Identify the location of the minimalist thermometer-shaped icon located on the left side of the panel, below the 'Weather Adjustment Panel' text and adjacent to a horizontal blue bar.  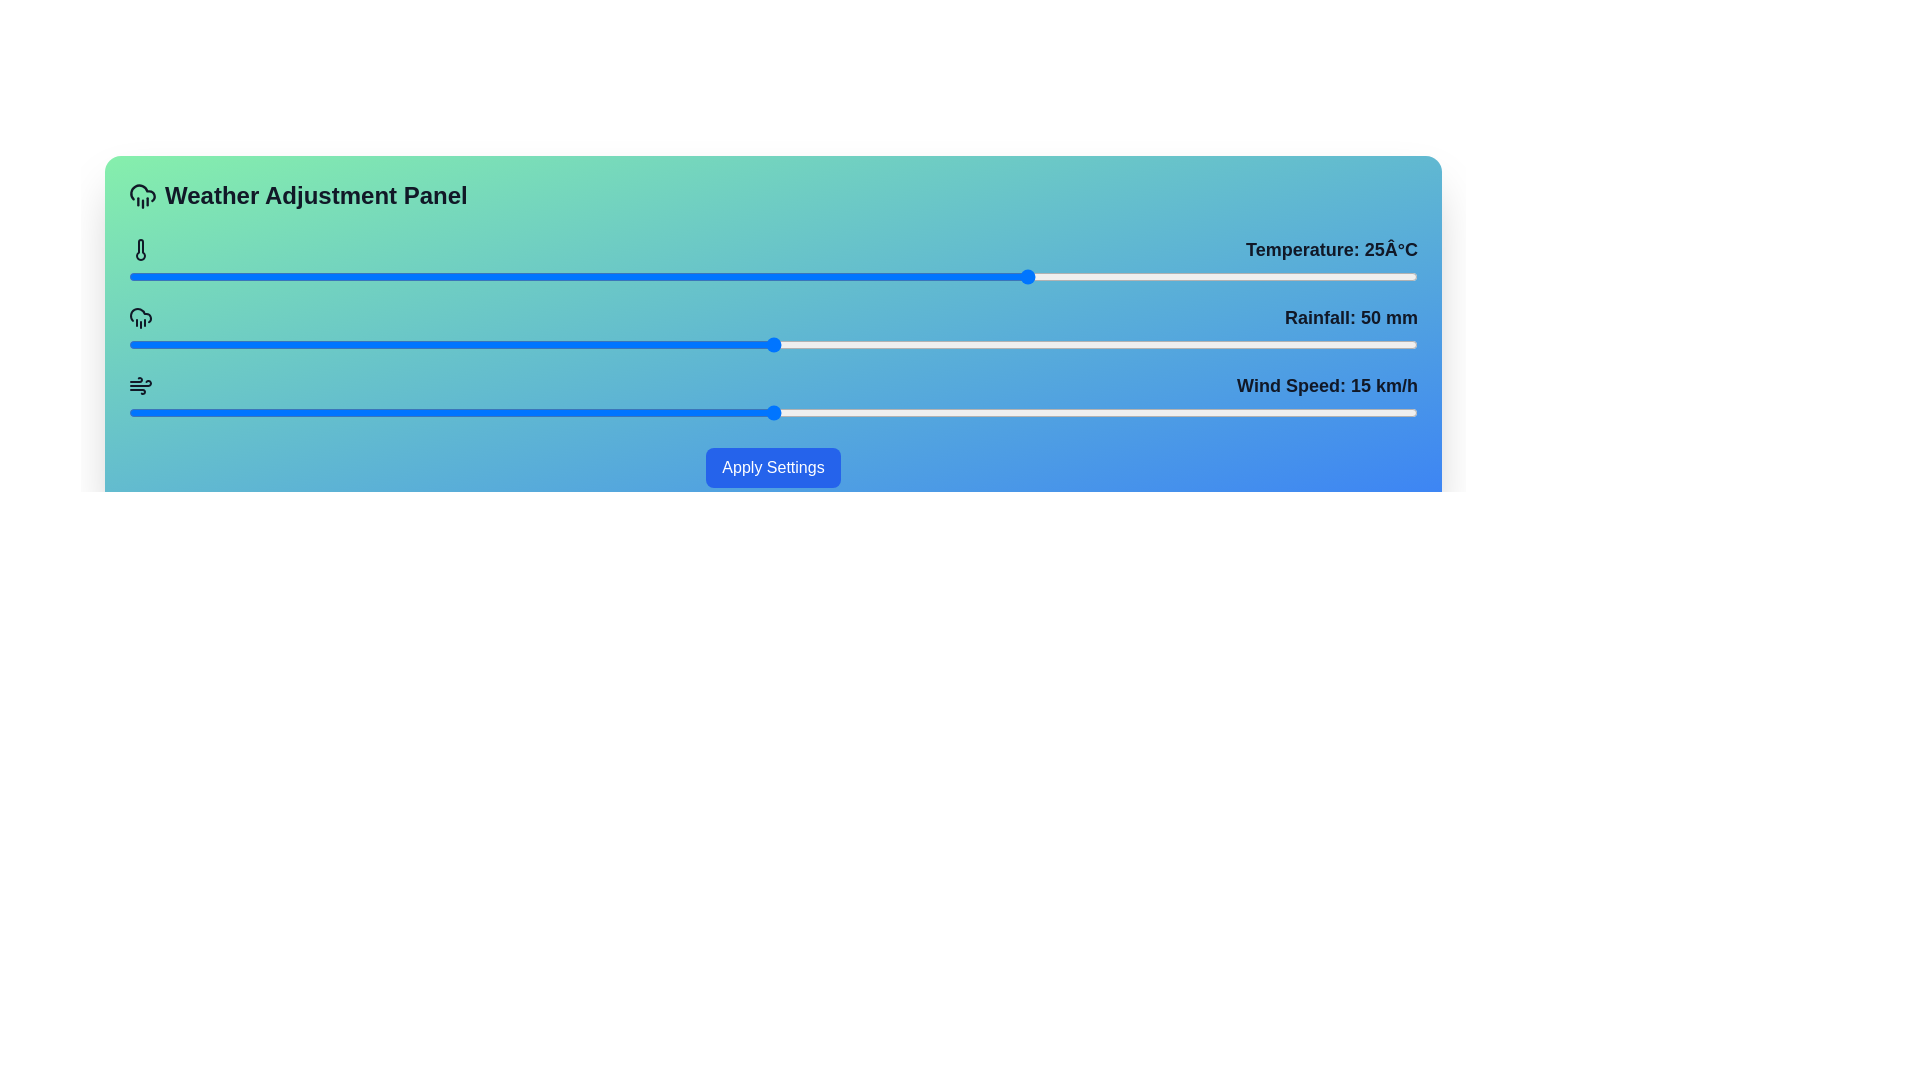
(139, 249).